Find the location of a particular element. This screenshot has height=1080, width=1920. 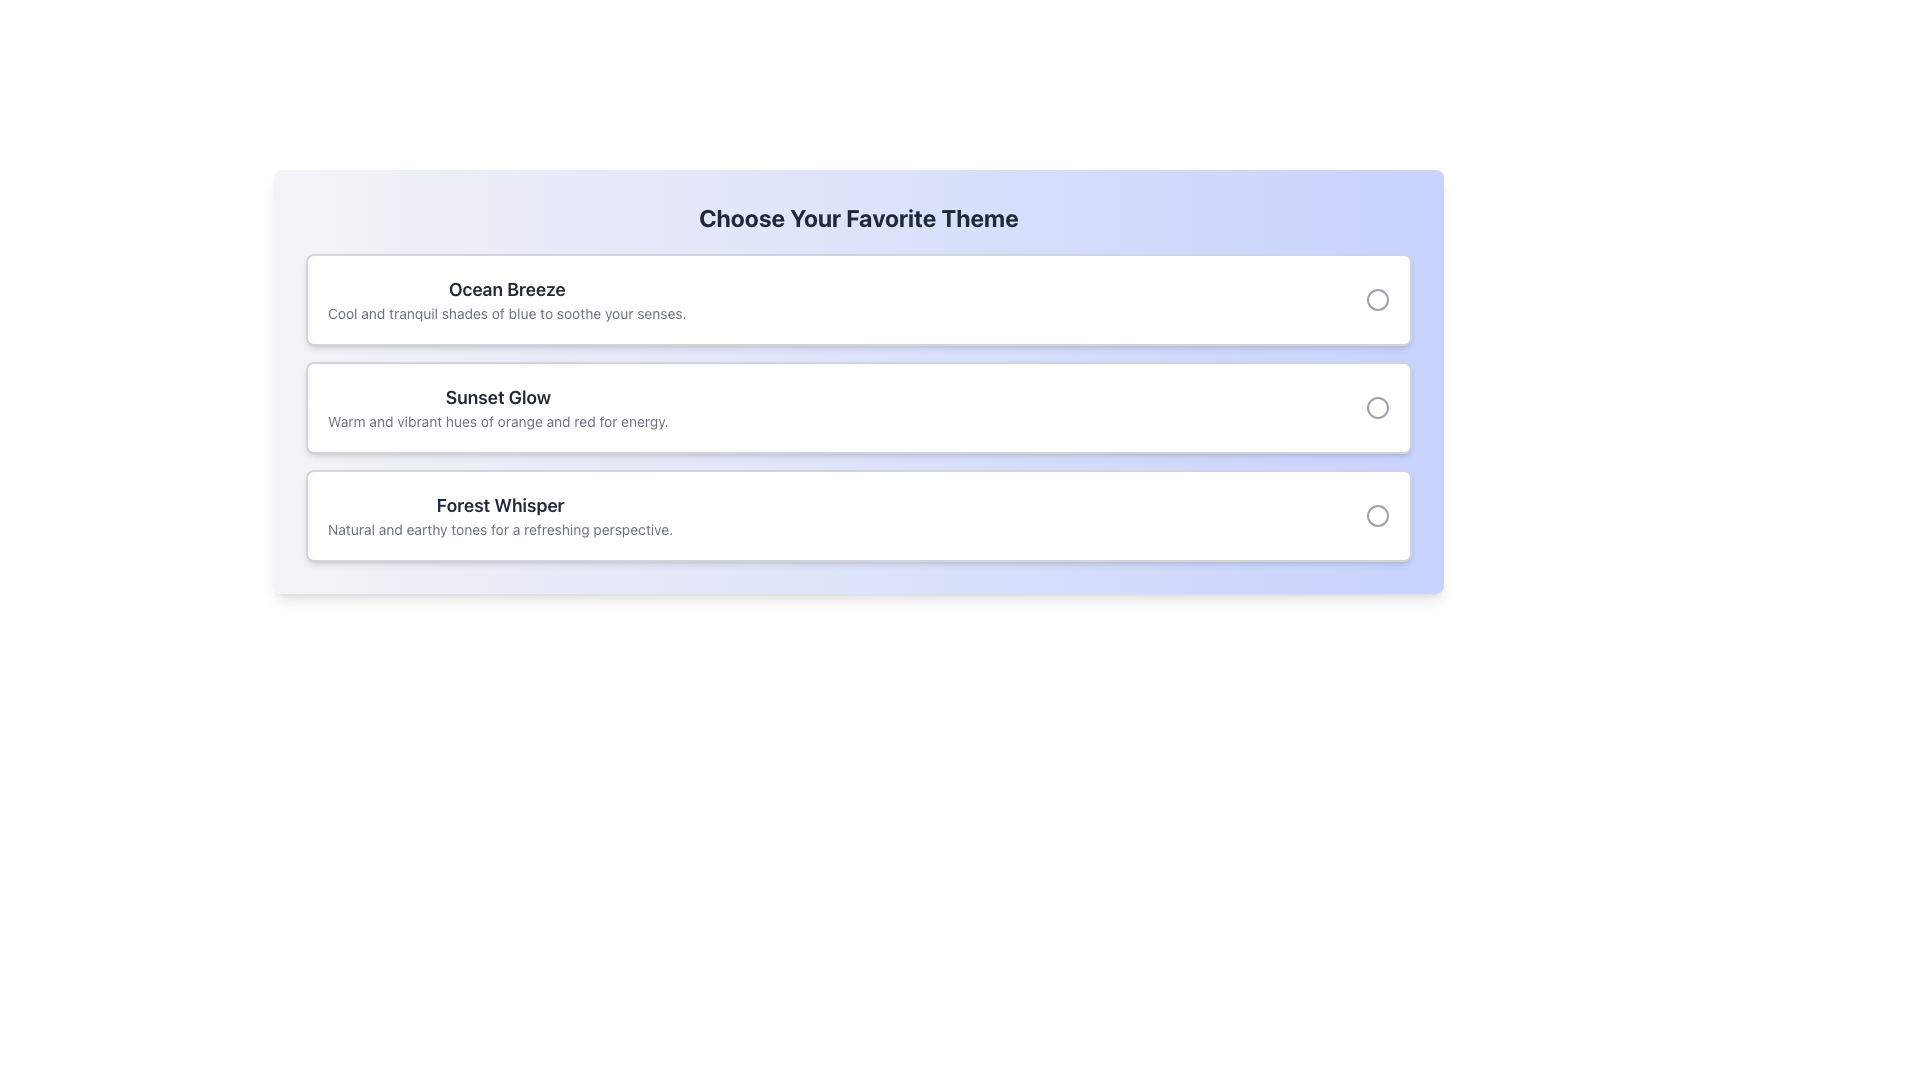

the circular radio button selection indicator for the 'Sunset Glow' theme, which is the second option in the list of three items titled 'Choose Your Favorite Theme' is located at coordinates (1376, 407).